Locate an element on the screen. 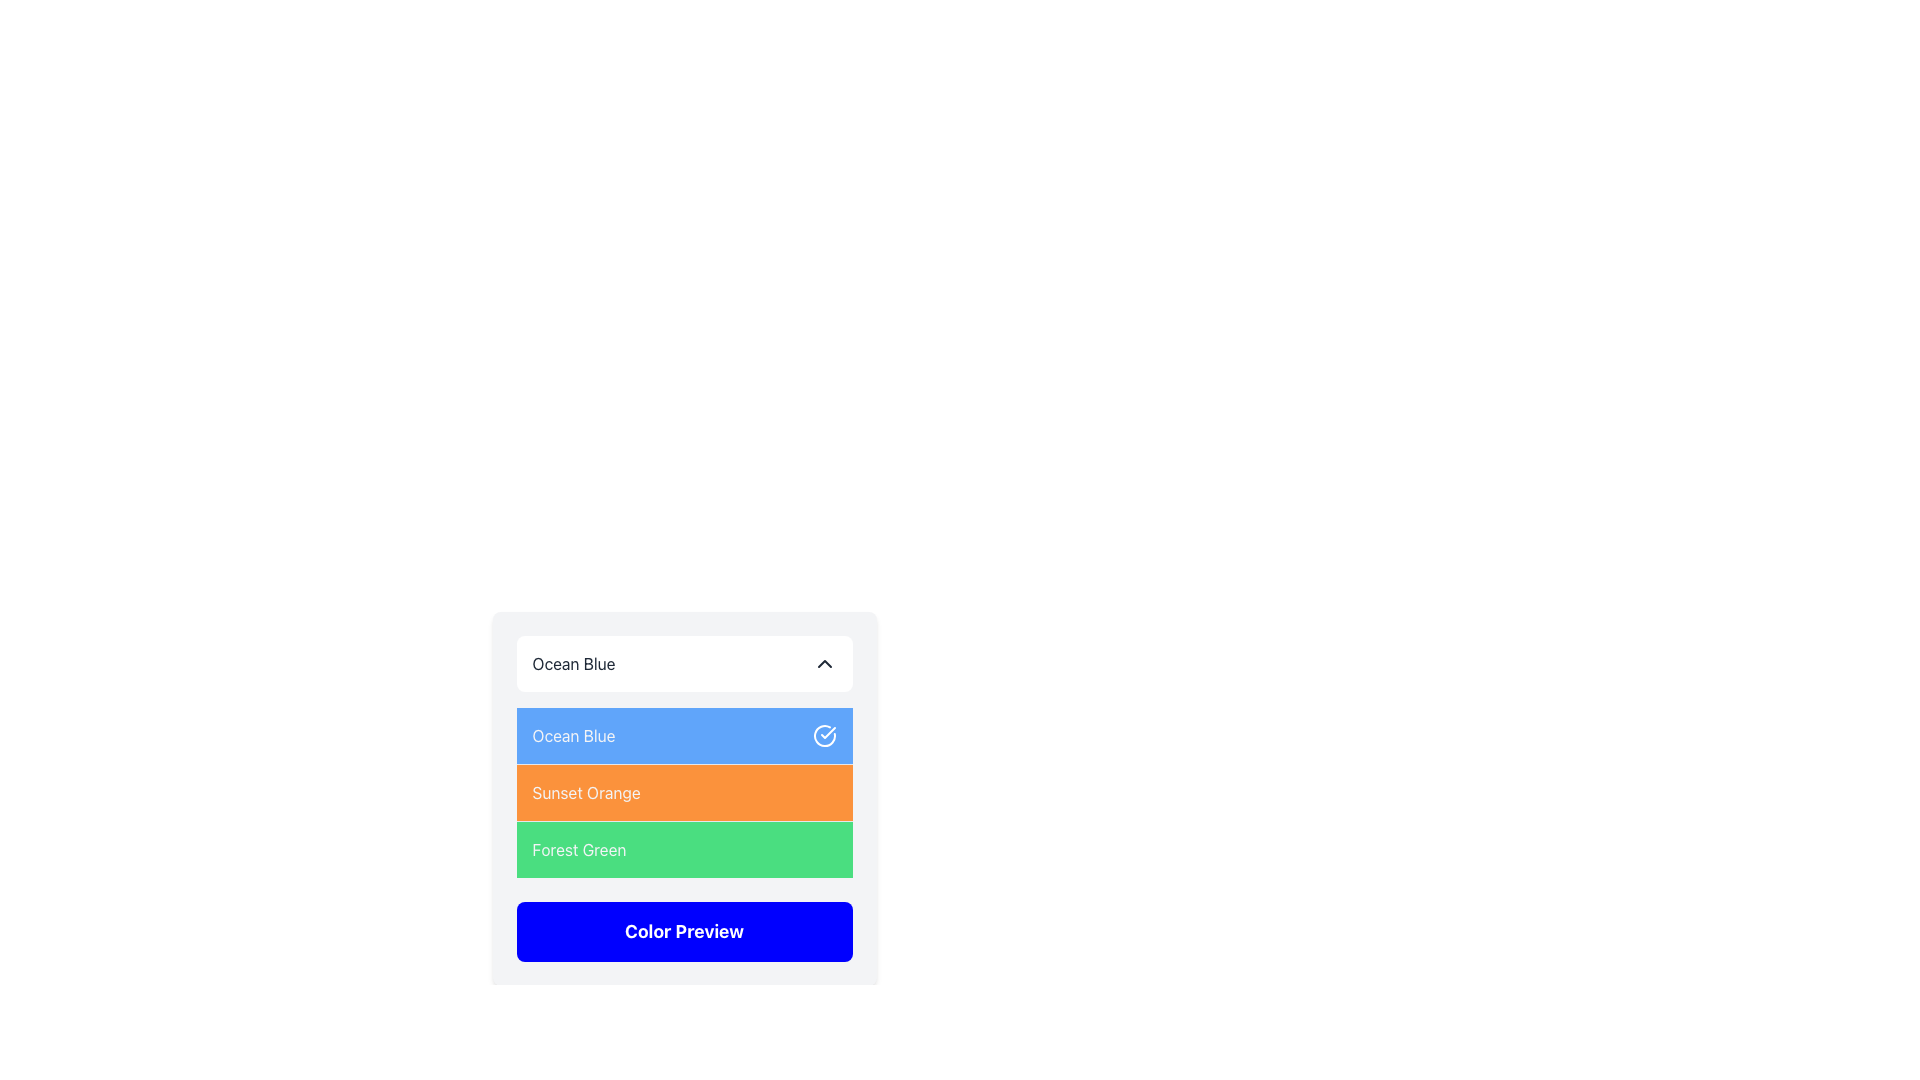 This screenshot has height=1080, width=1920. the second color selection button is located at coordinates (684, 797).